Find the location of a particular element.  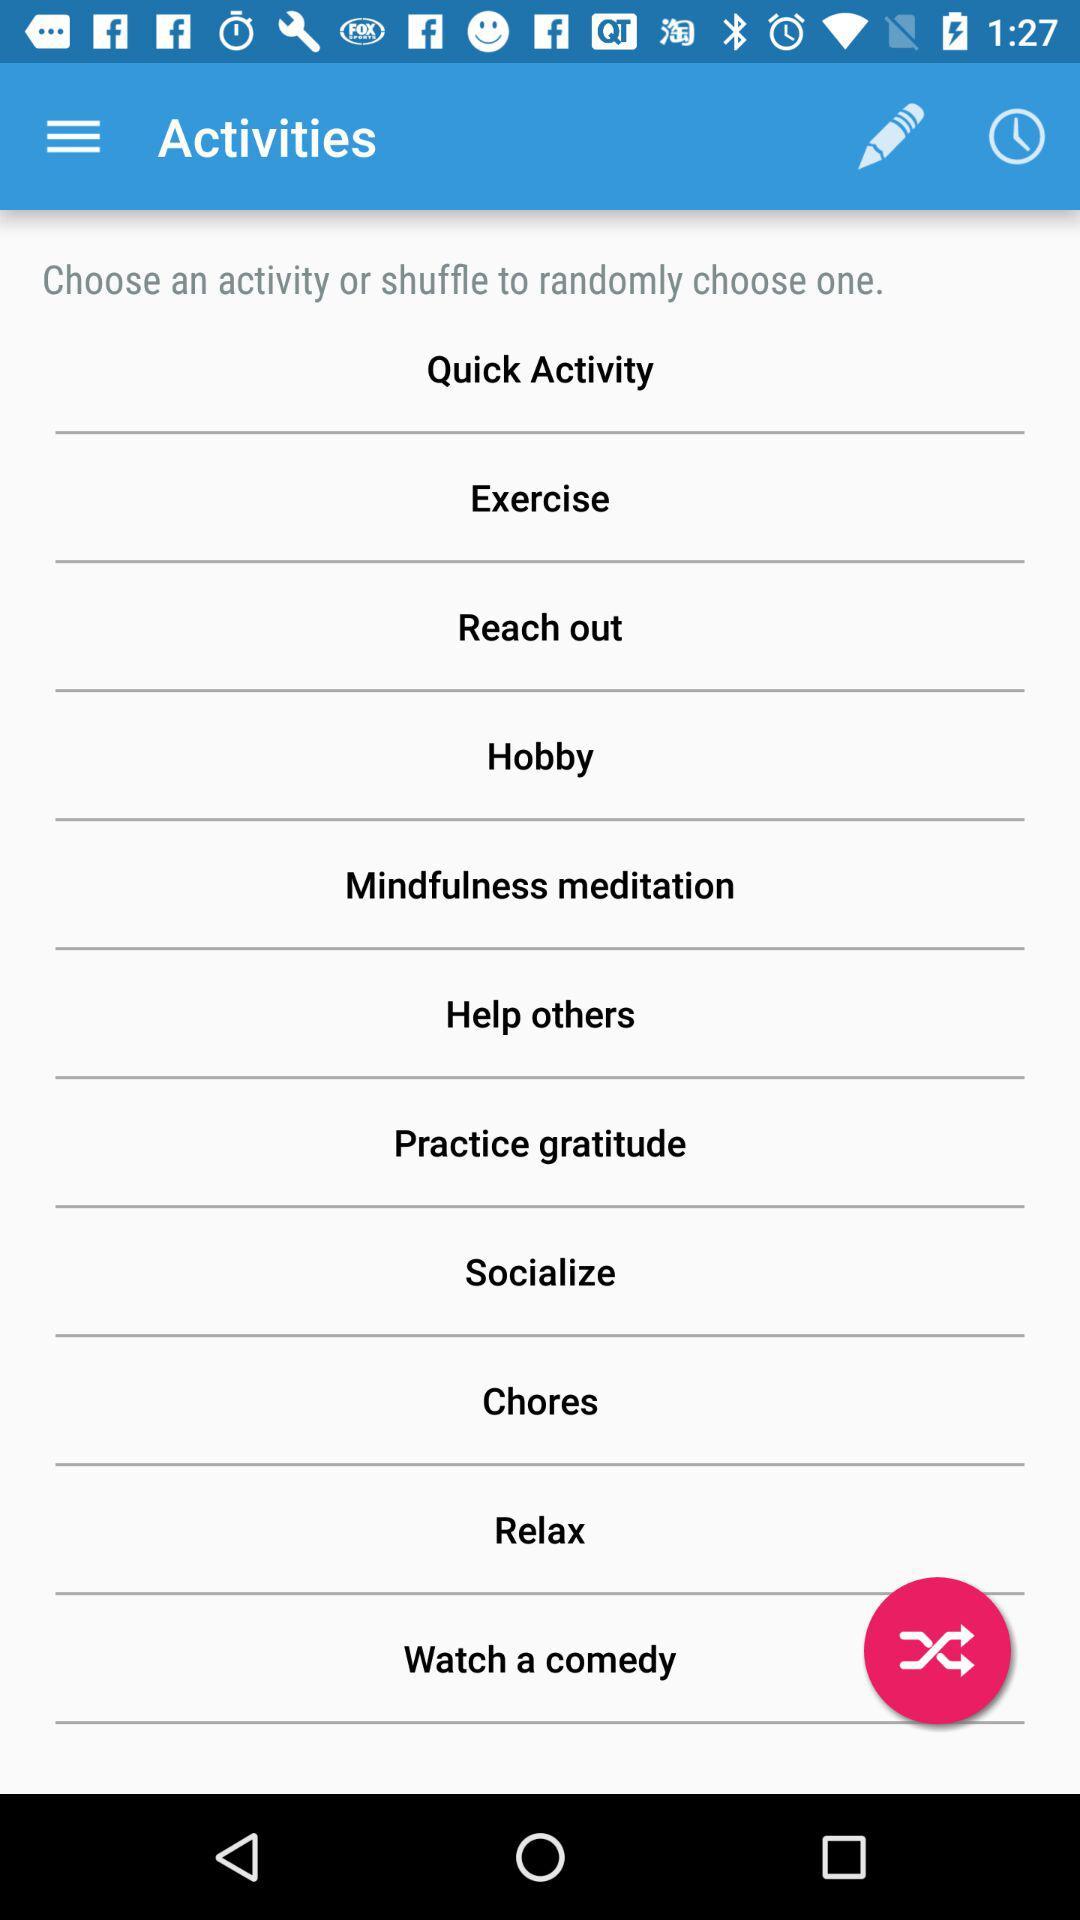

app to the left of the activities item is located at coordinates (72, 135).